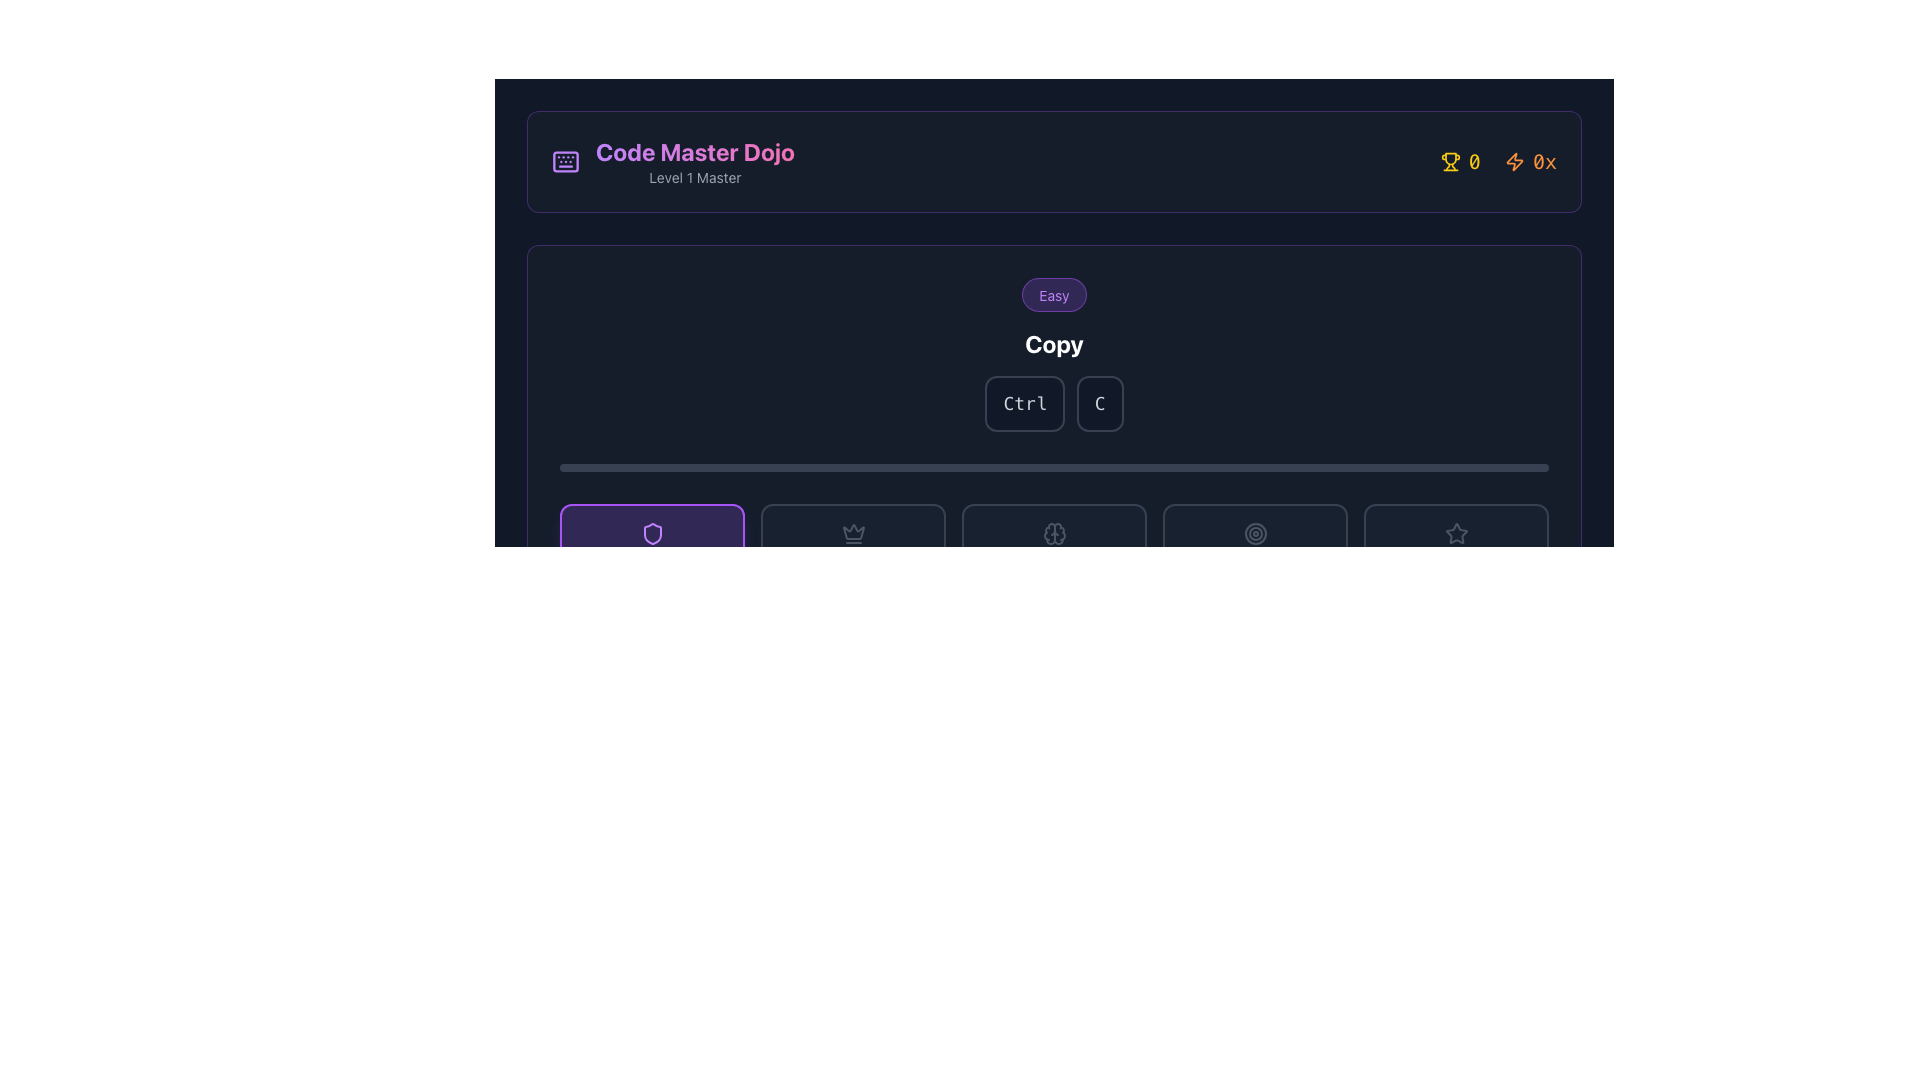 The image size is (1920, 1080). I want to click on the orange-colored monospace text displaying '0x', which is located in the top-right corner of the interface, directly to the right of an orange lightning icon, so click(1544, 161).